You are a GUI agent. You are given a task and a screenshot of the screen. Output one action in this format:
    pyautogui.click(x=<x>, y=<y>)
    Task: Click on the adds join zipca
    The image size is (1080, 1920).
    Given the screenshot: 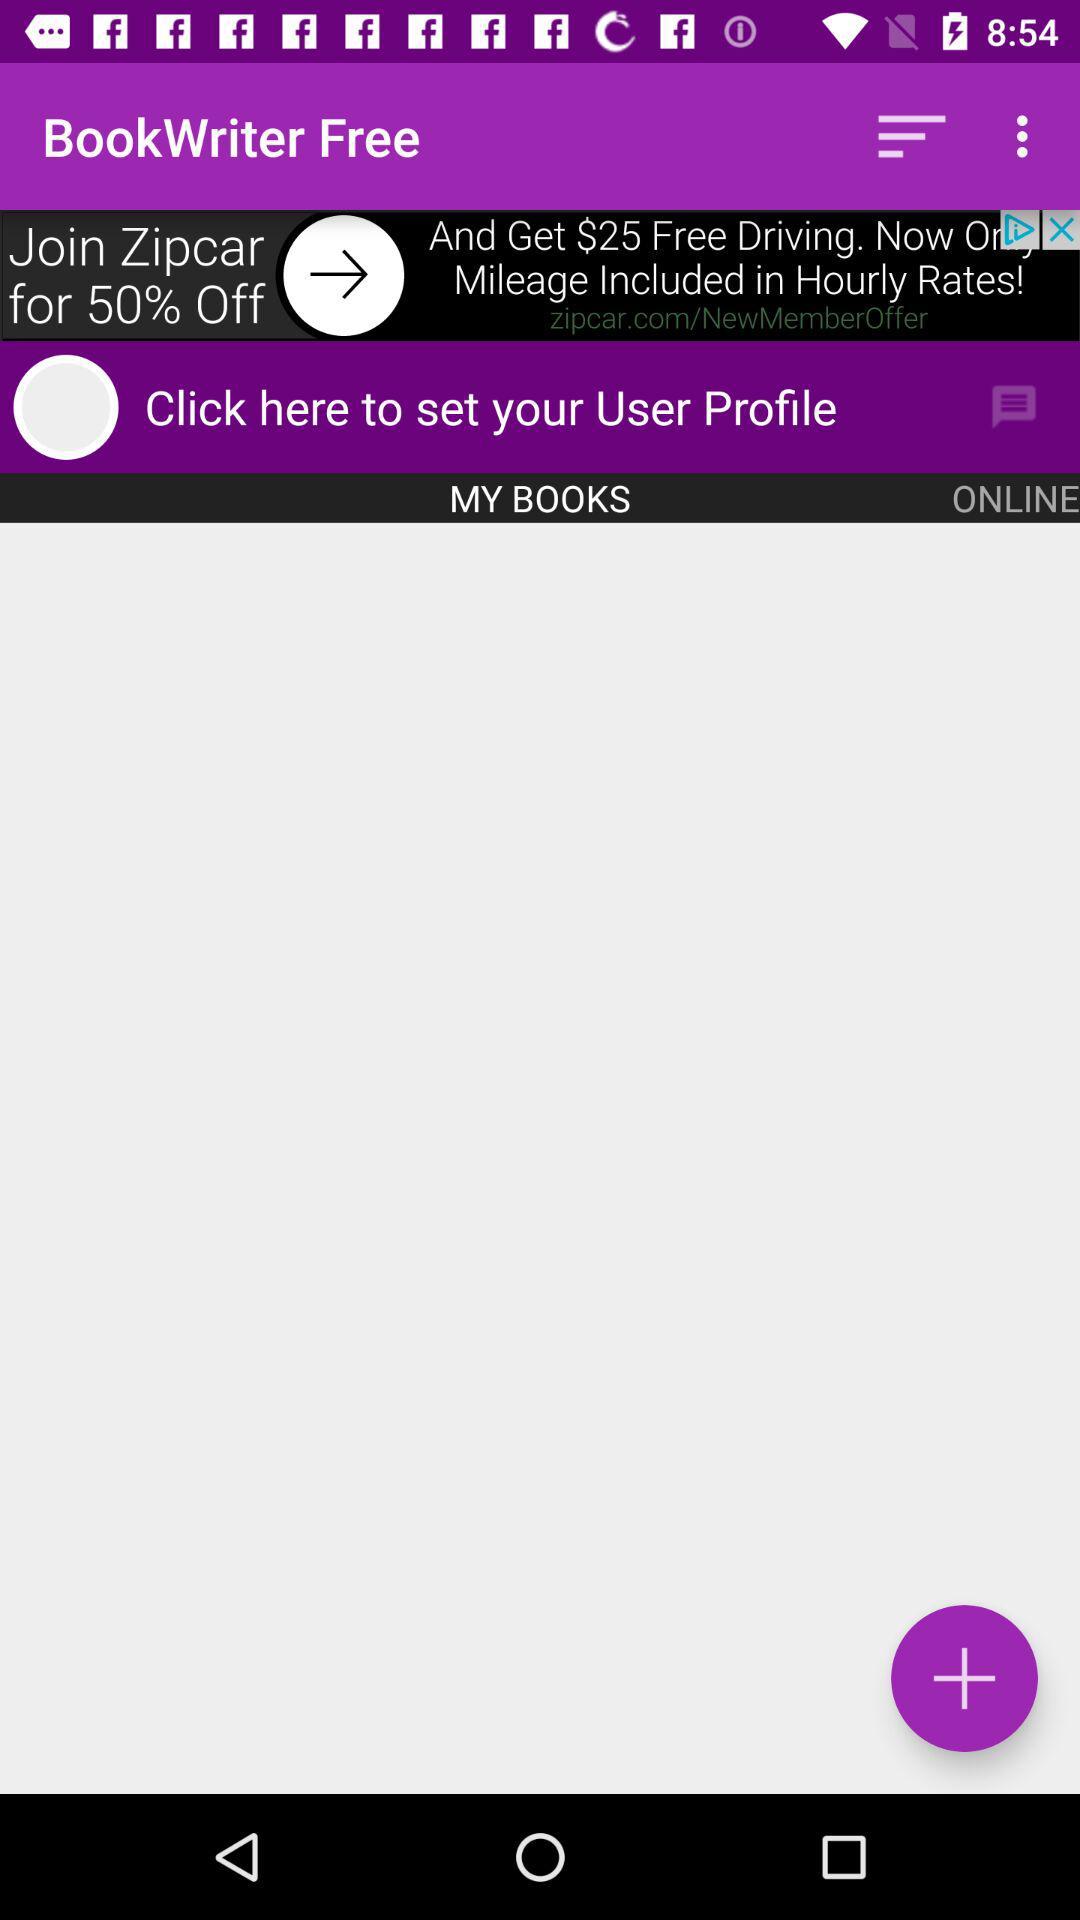 What is the action you would take?
    pyautogui.click(x=540, y=274)
    